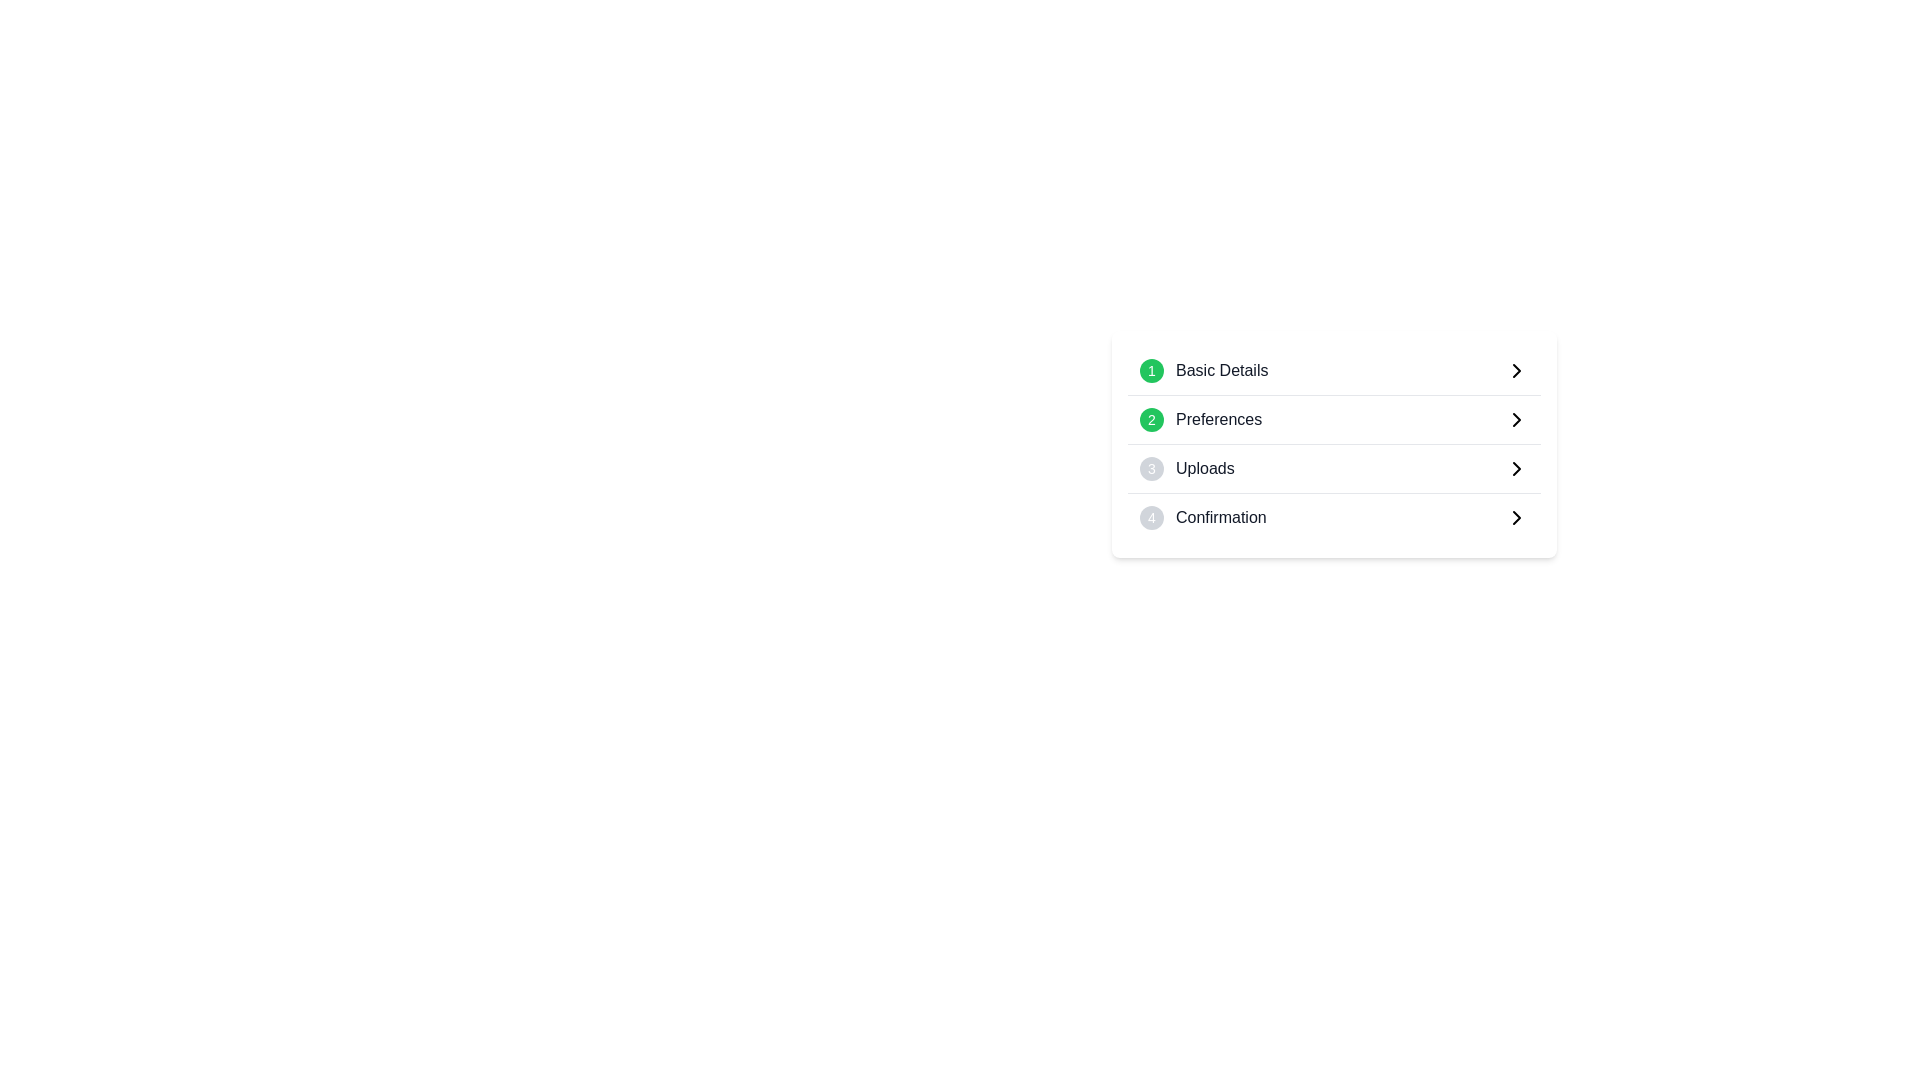  I want to click on the right-facing chevron arrow icon located at the far right of the '1 Basic Details' row, so click(1516, 370).